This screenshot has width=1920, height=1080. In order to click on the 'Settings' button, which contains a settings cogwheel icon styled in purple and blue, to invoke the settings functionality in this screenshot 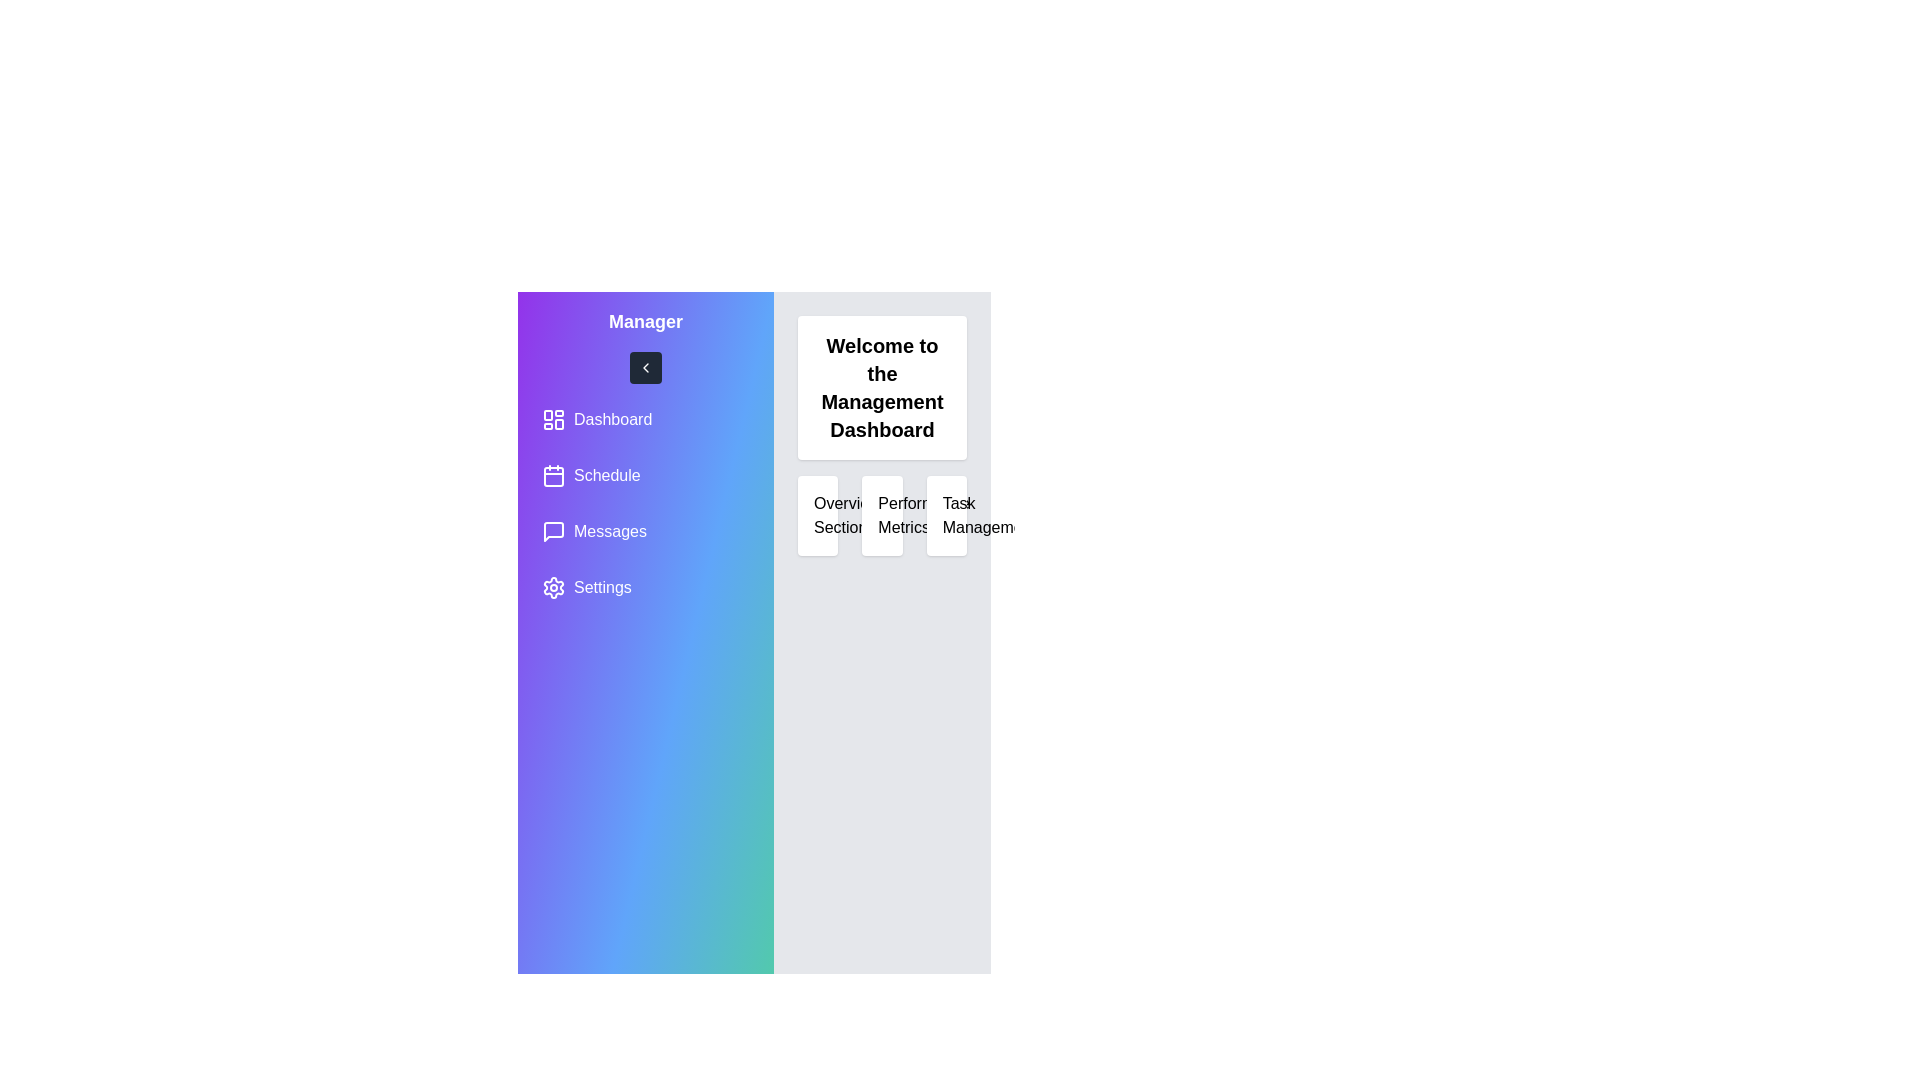, I will do `click(553, 586)`.